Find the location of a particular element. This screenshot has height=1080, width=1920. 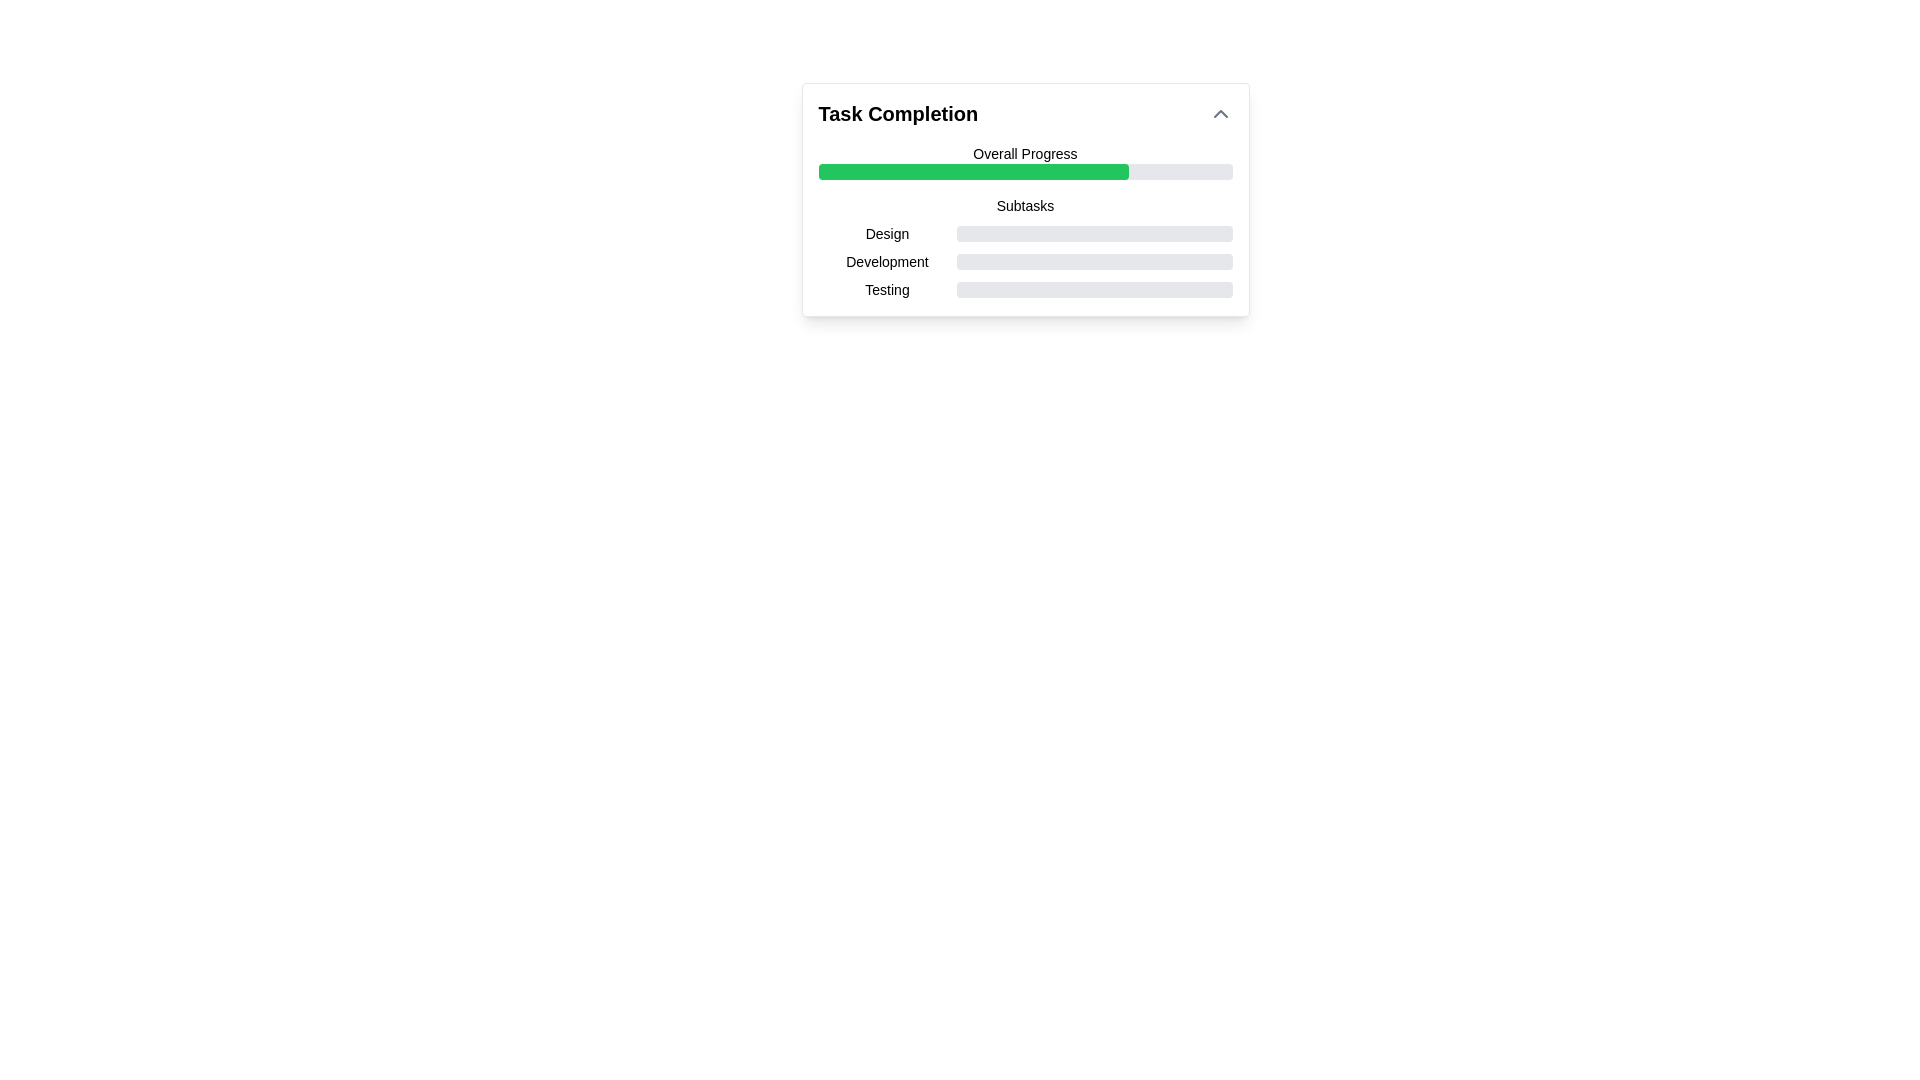

the progress bar labeled 'Design' which is the first item in the list under 'Subtasks' is located at coordinates (1025, 233).